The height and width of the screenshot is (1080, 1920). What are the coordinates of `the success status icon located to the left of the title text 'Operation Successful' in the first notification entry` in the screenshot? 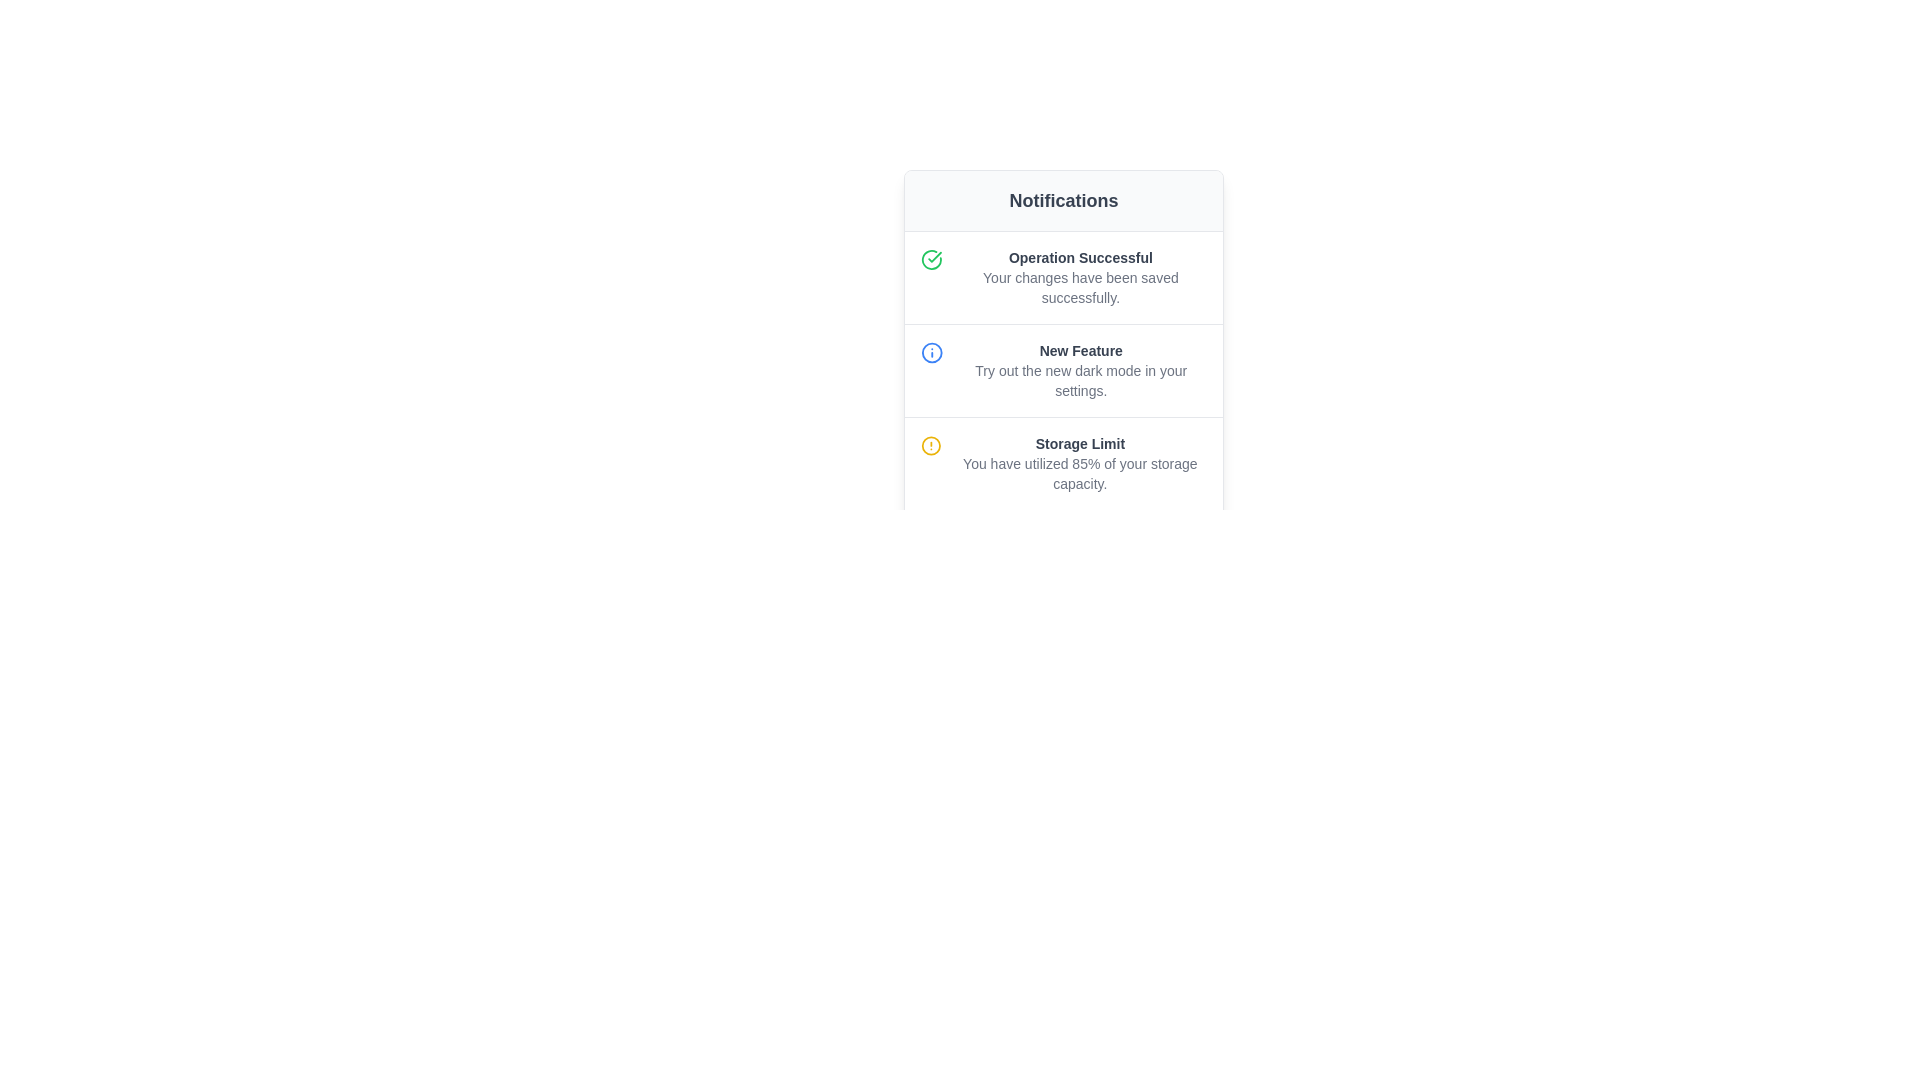 It's located at (930, 258).